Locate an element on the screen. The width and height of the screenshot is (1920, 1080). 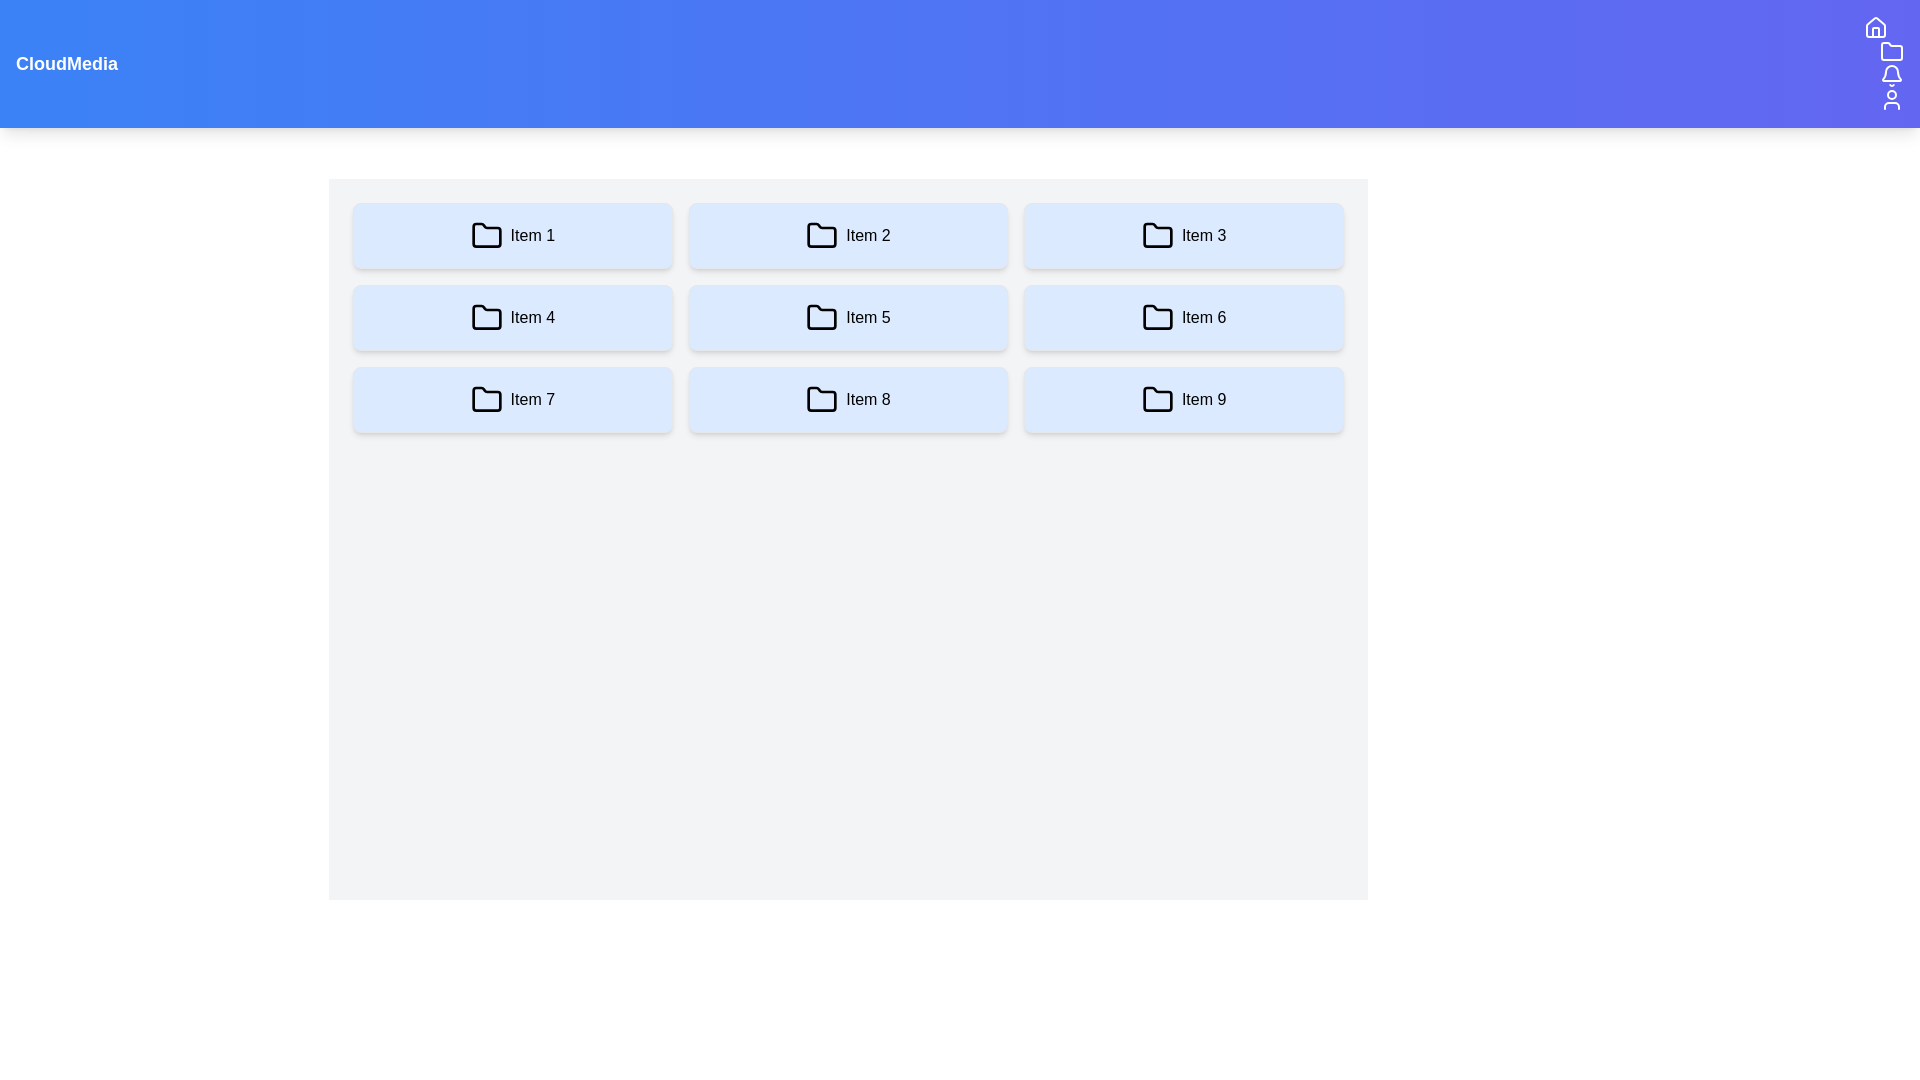
the Home navigation icon is located at coordinates (1875, 27).